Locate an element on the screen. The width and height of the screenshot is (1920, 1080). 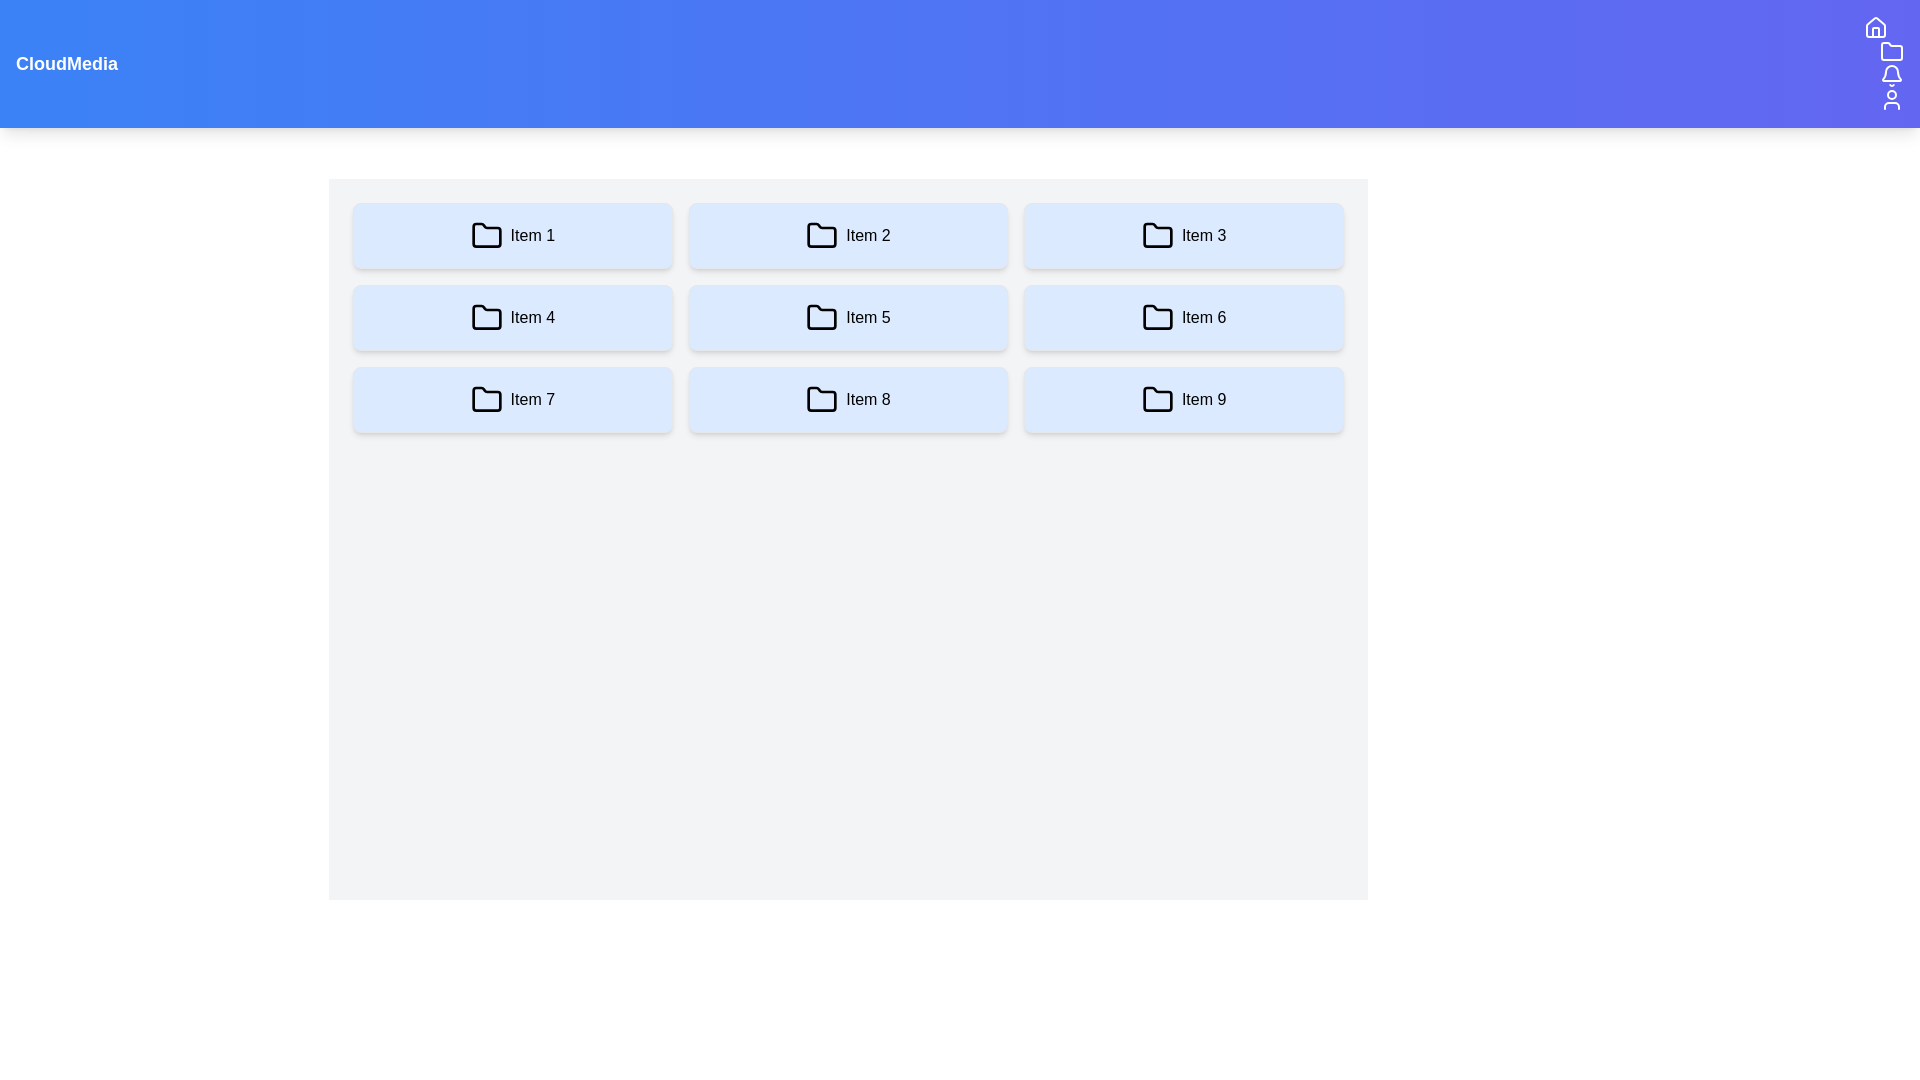
the Home navigation icon is located at coordinates (1875, 27).